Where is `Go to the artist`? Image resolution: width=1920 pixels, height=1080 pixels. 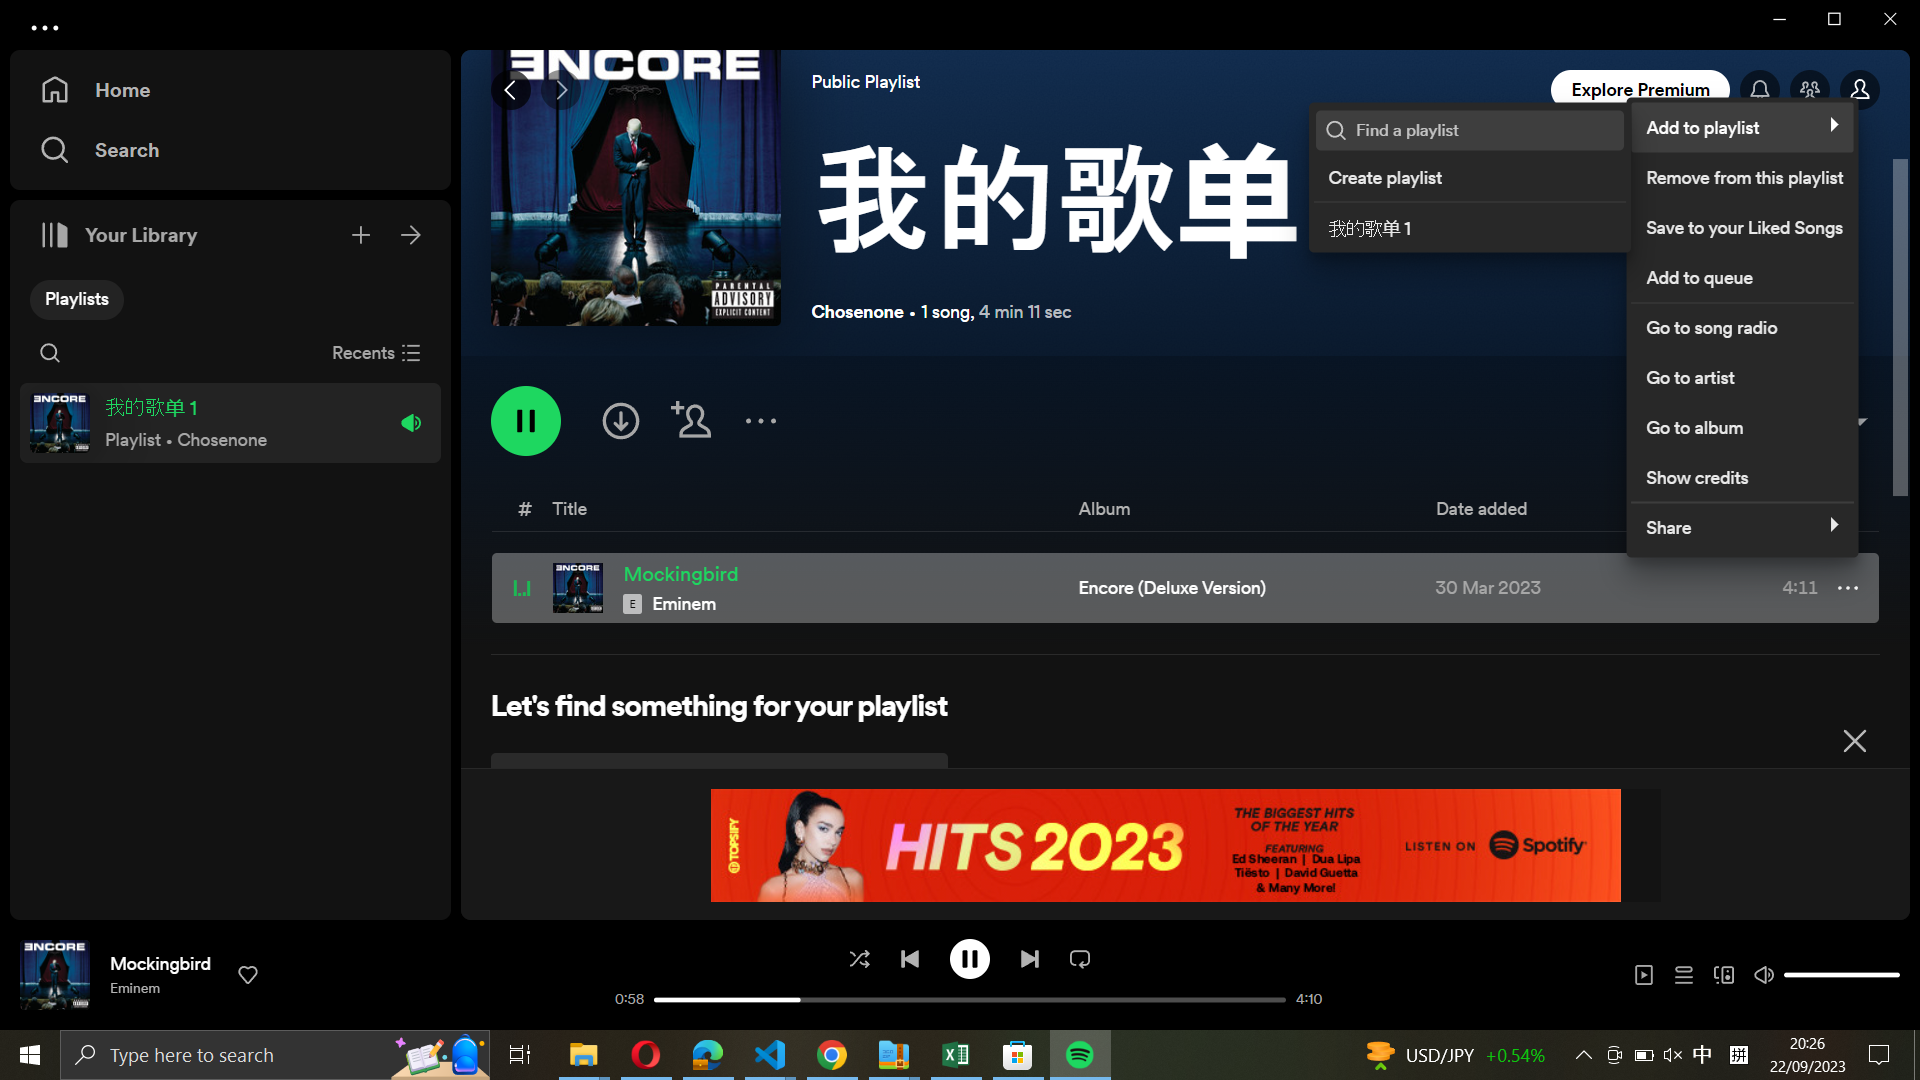 Go to the artist is located at coordinates (1740, 374).